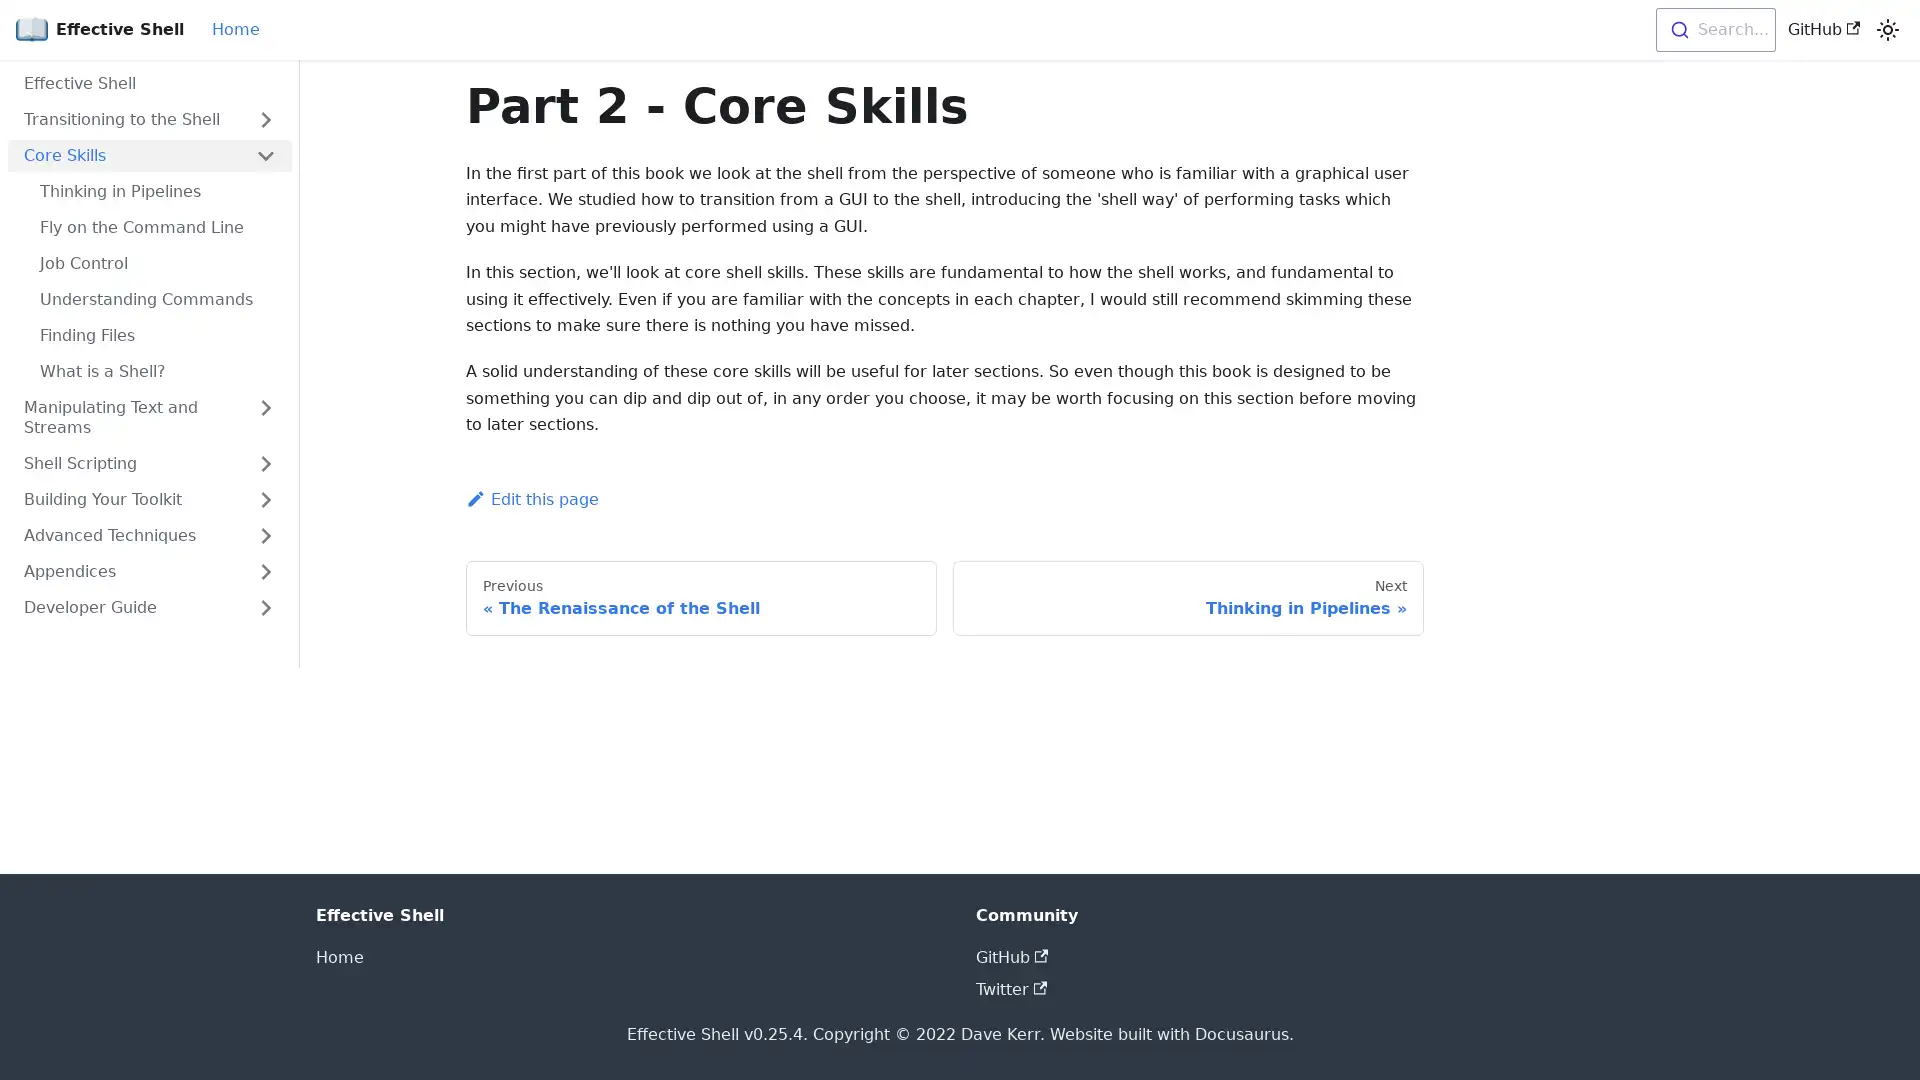 The image size is (1920, 1080). Describe the element at coordinates (264, 535) in the screenshot. I see `Toggle the collapsible sidebar category 'Advanced Techniques'` at that location.